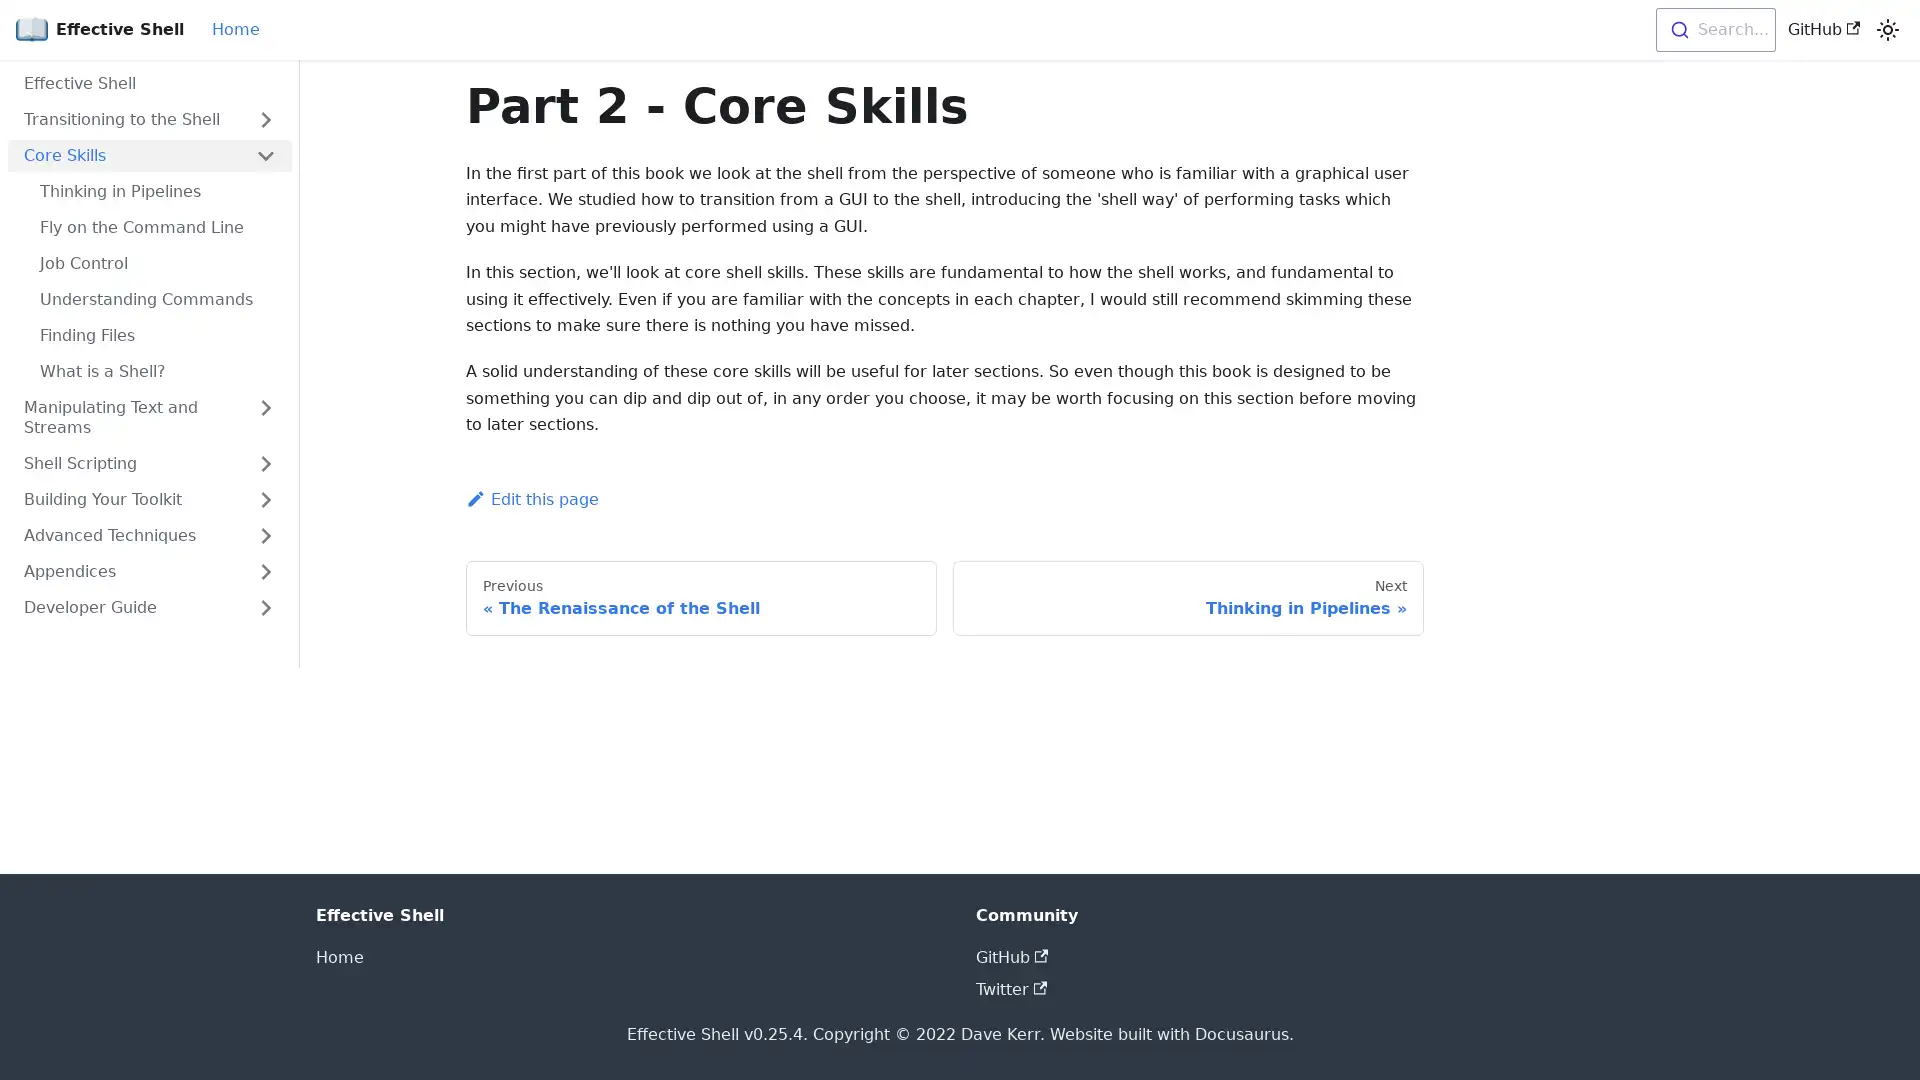 The image size is (1920, 1080). Describe the element at coordinates (264, 535) in the screenshot. I see `Toggle the collapsible sidebar category 'Advanced Techniques'` at that location.